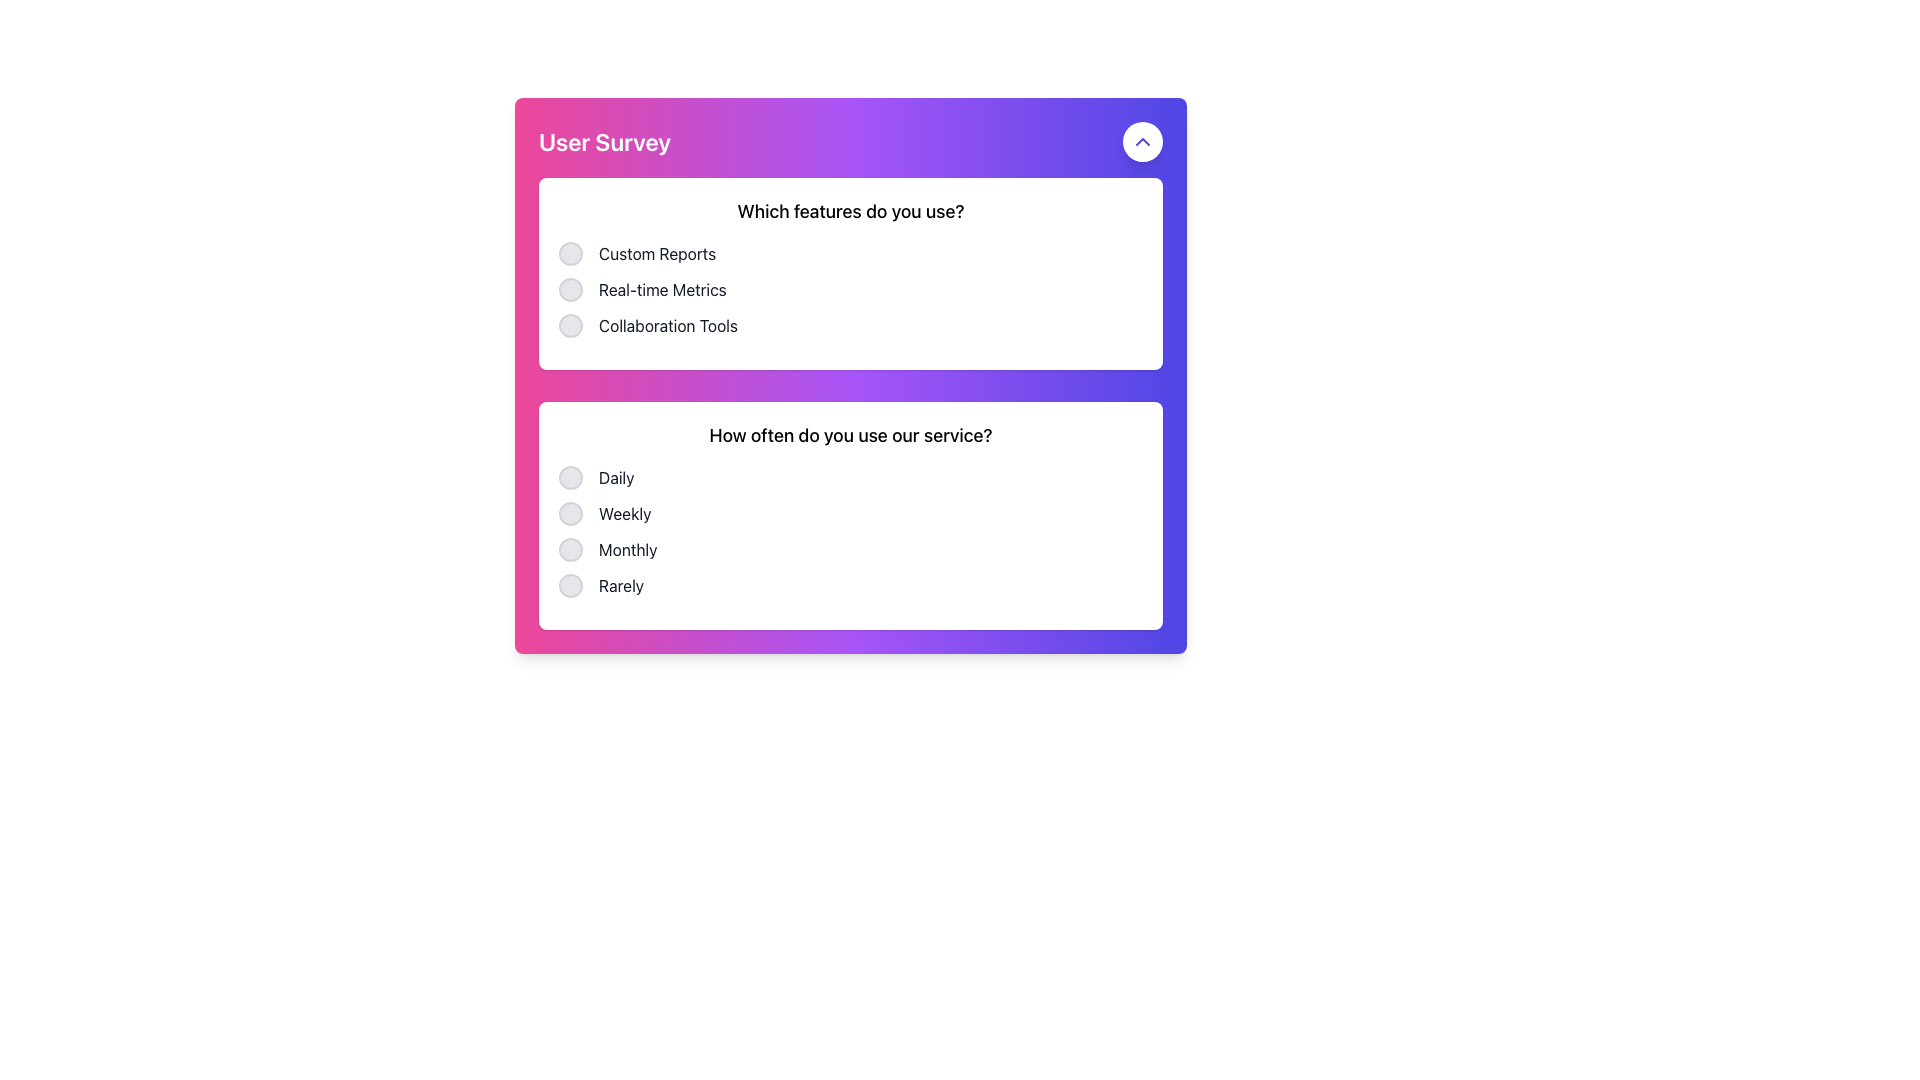  Describe the element at coordinates (620, 585) in the screenshot. I see `the text label element displaying 'Rarely', which is styled in bold, dark gray font and positioned to the right of a circular radio button under the question 'How often do you use our service?'` at that location.